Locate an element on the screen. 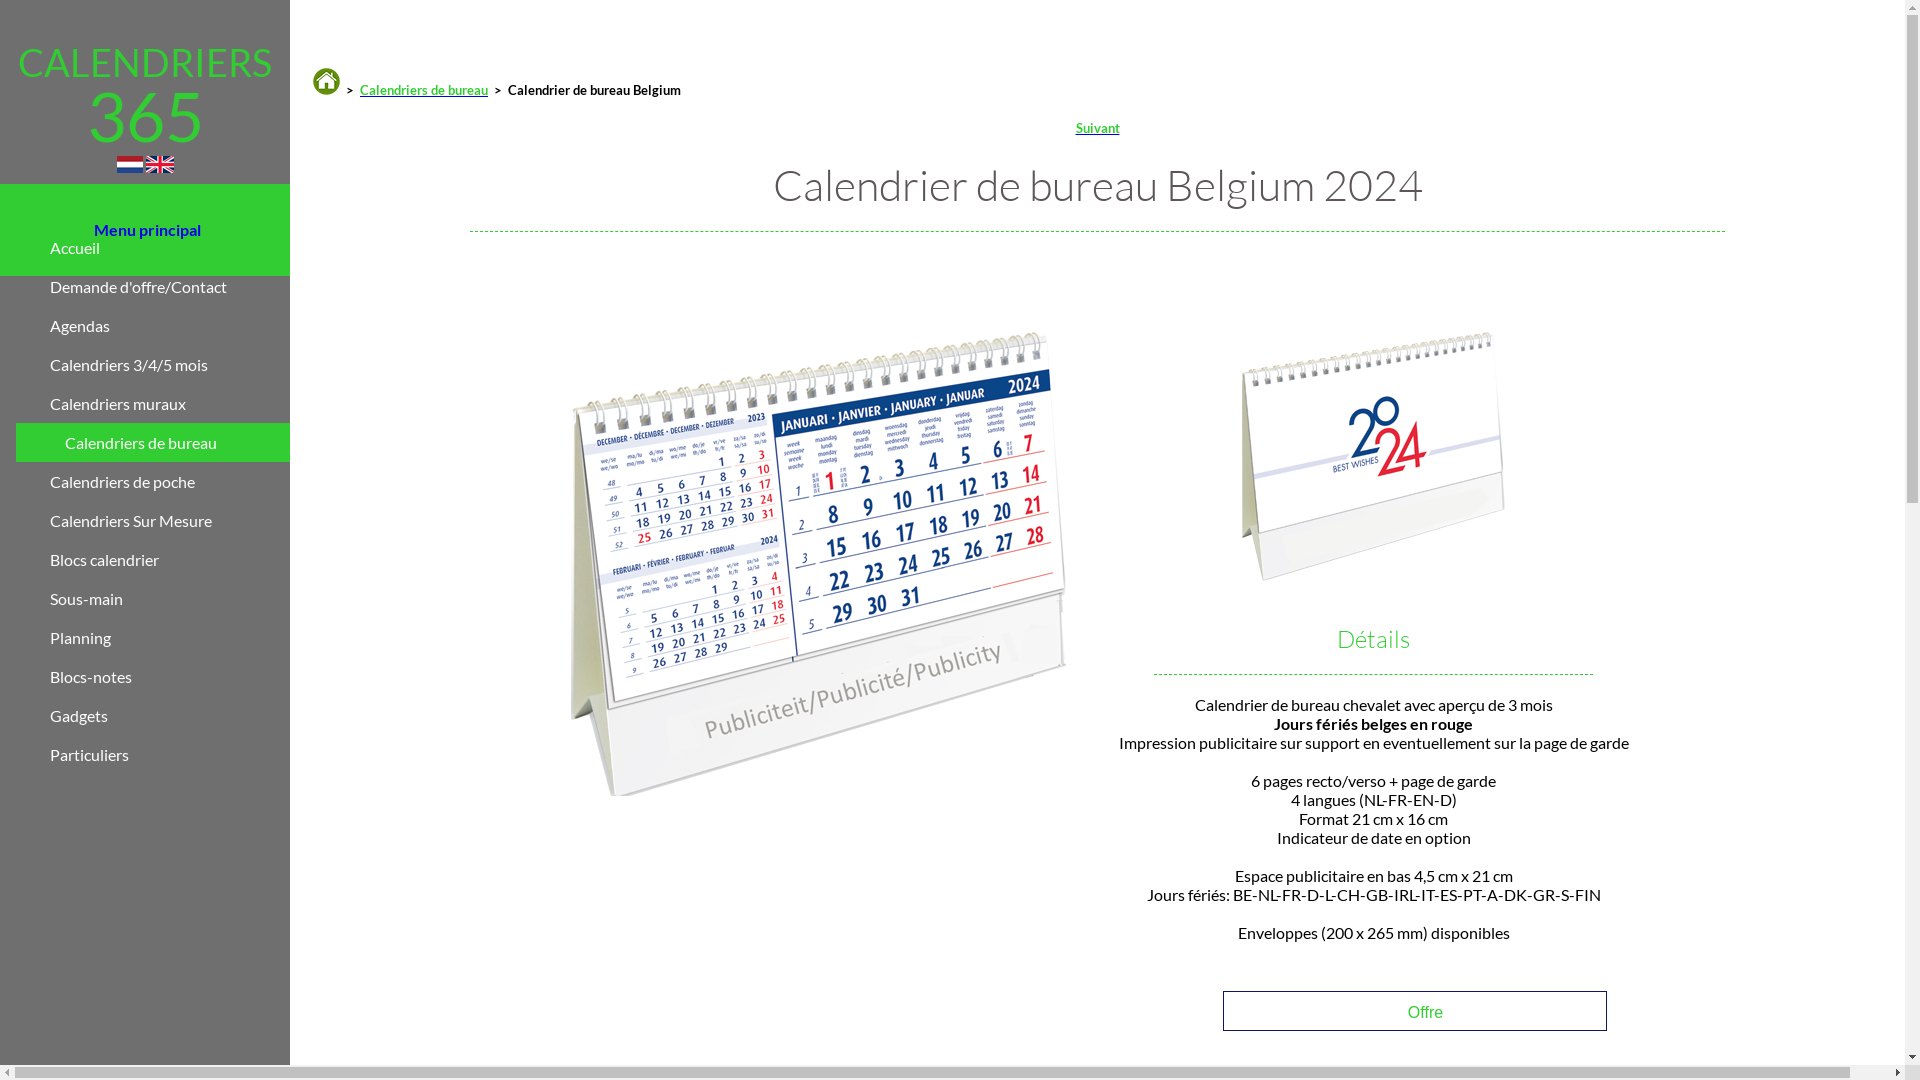 This screenshot has height=1080, width=1920. 'Offre' is located at coordinates (1372, 1011).